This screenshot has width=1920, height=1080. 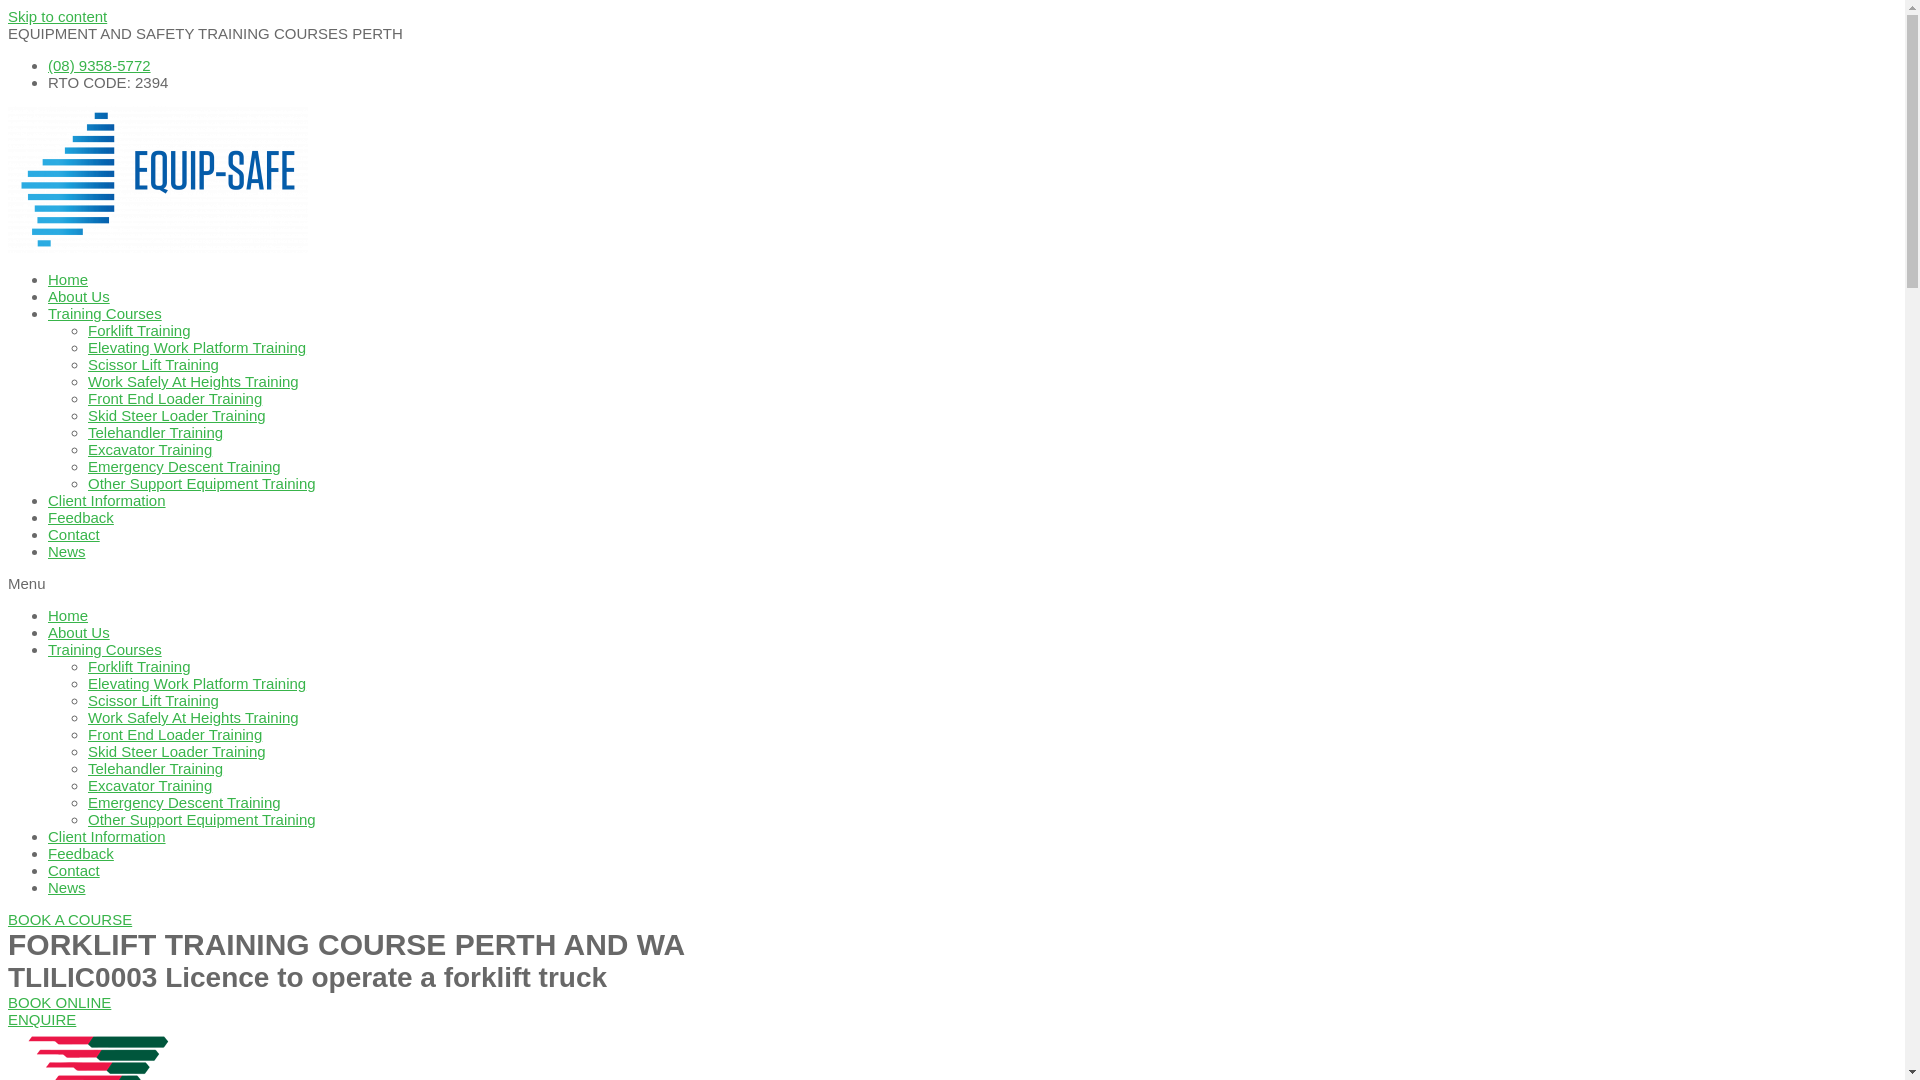 I want to click on 'Work Safely At Heights Training', so click(x=86, y=381).